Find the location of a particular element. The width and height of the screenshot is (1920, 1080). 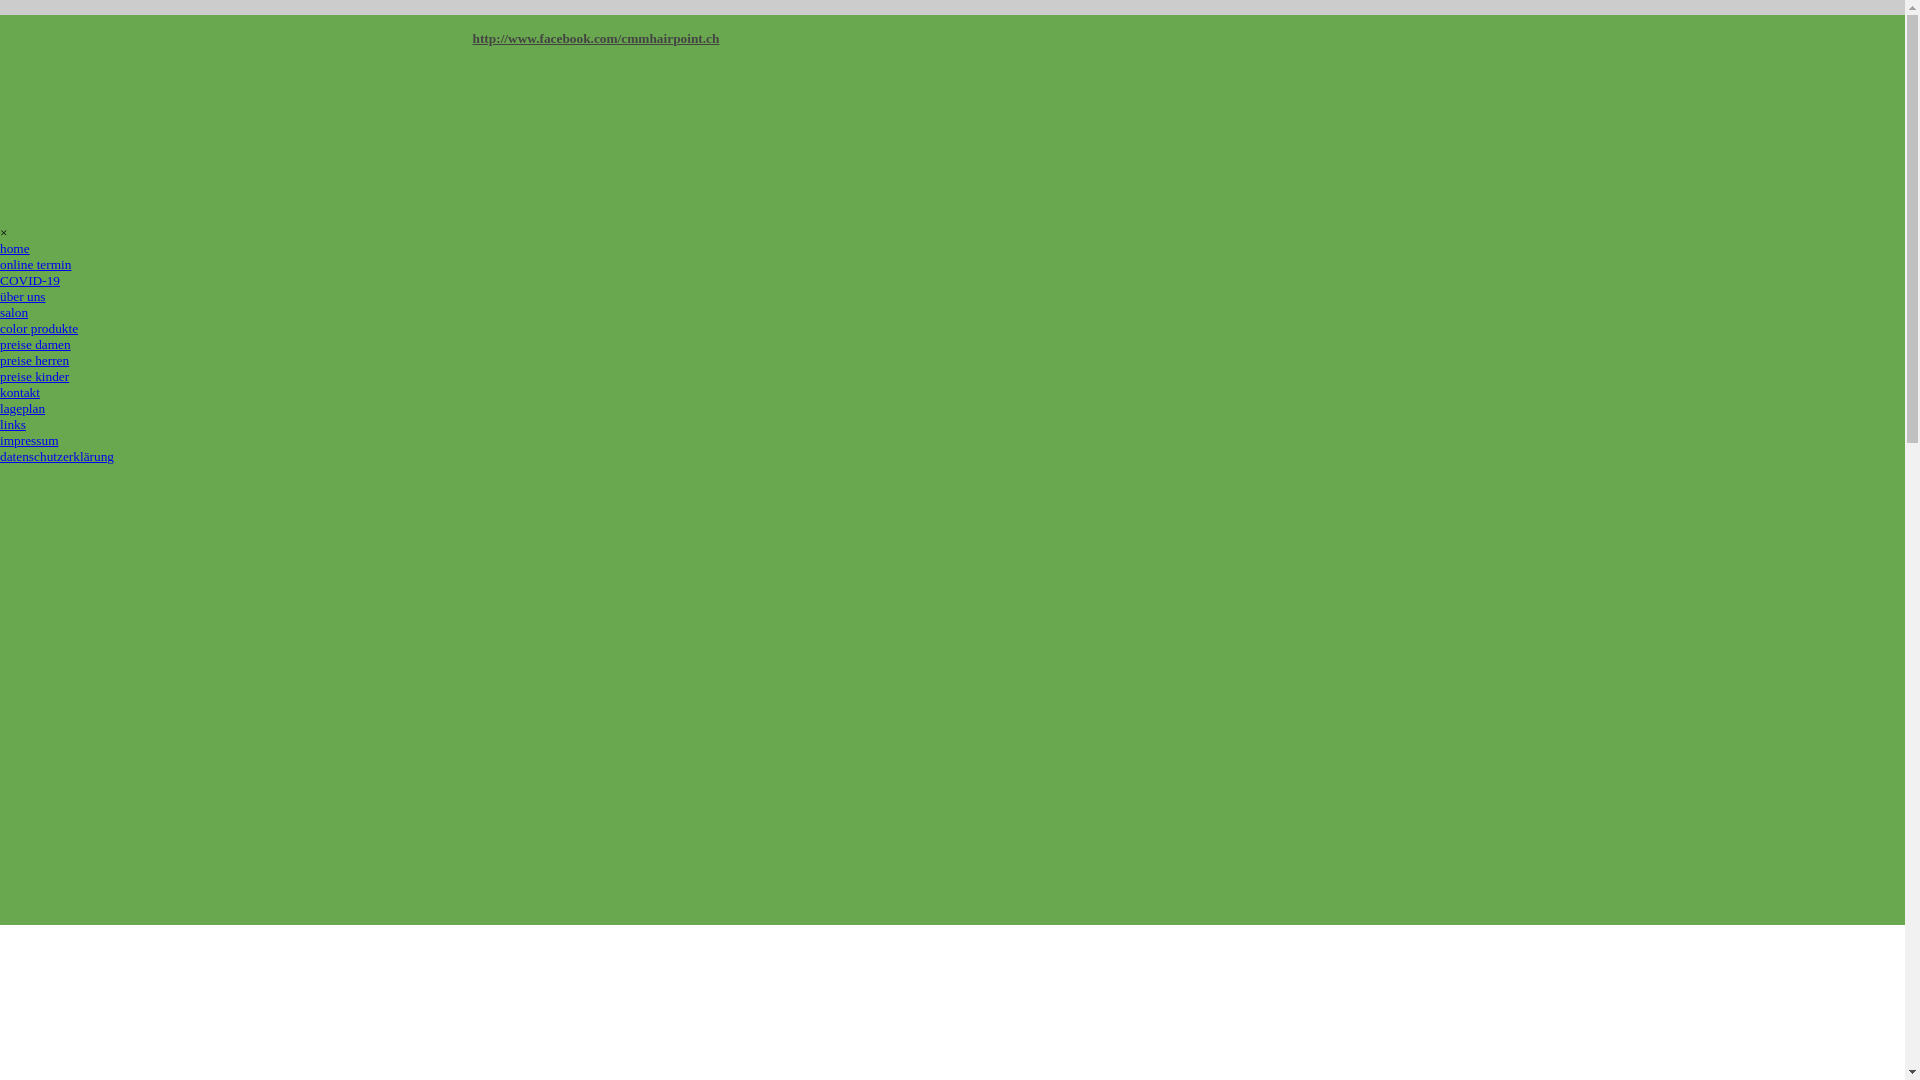

'kontakt' is located at coordinates (0, 392).